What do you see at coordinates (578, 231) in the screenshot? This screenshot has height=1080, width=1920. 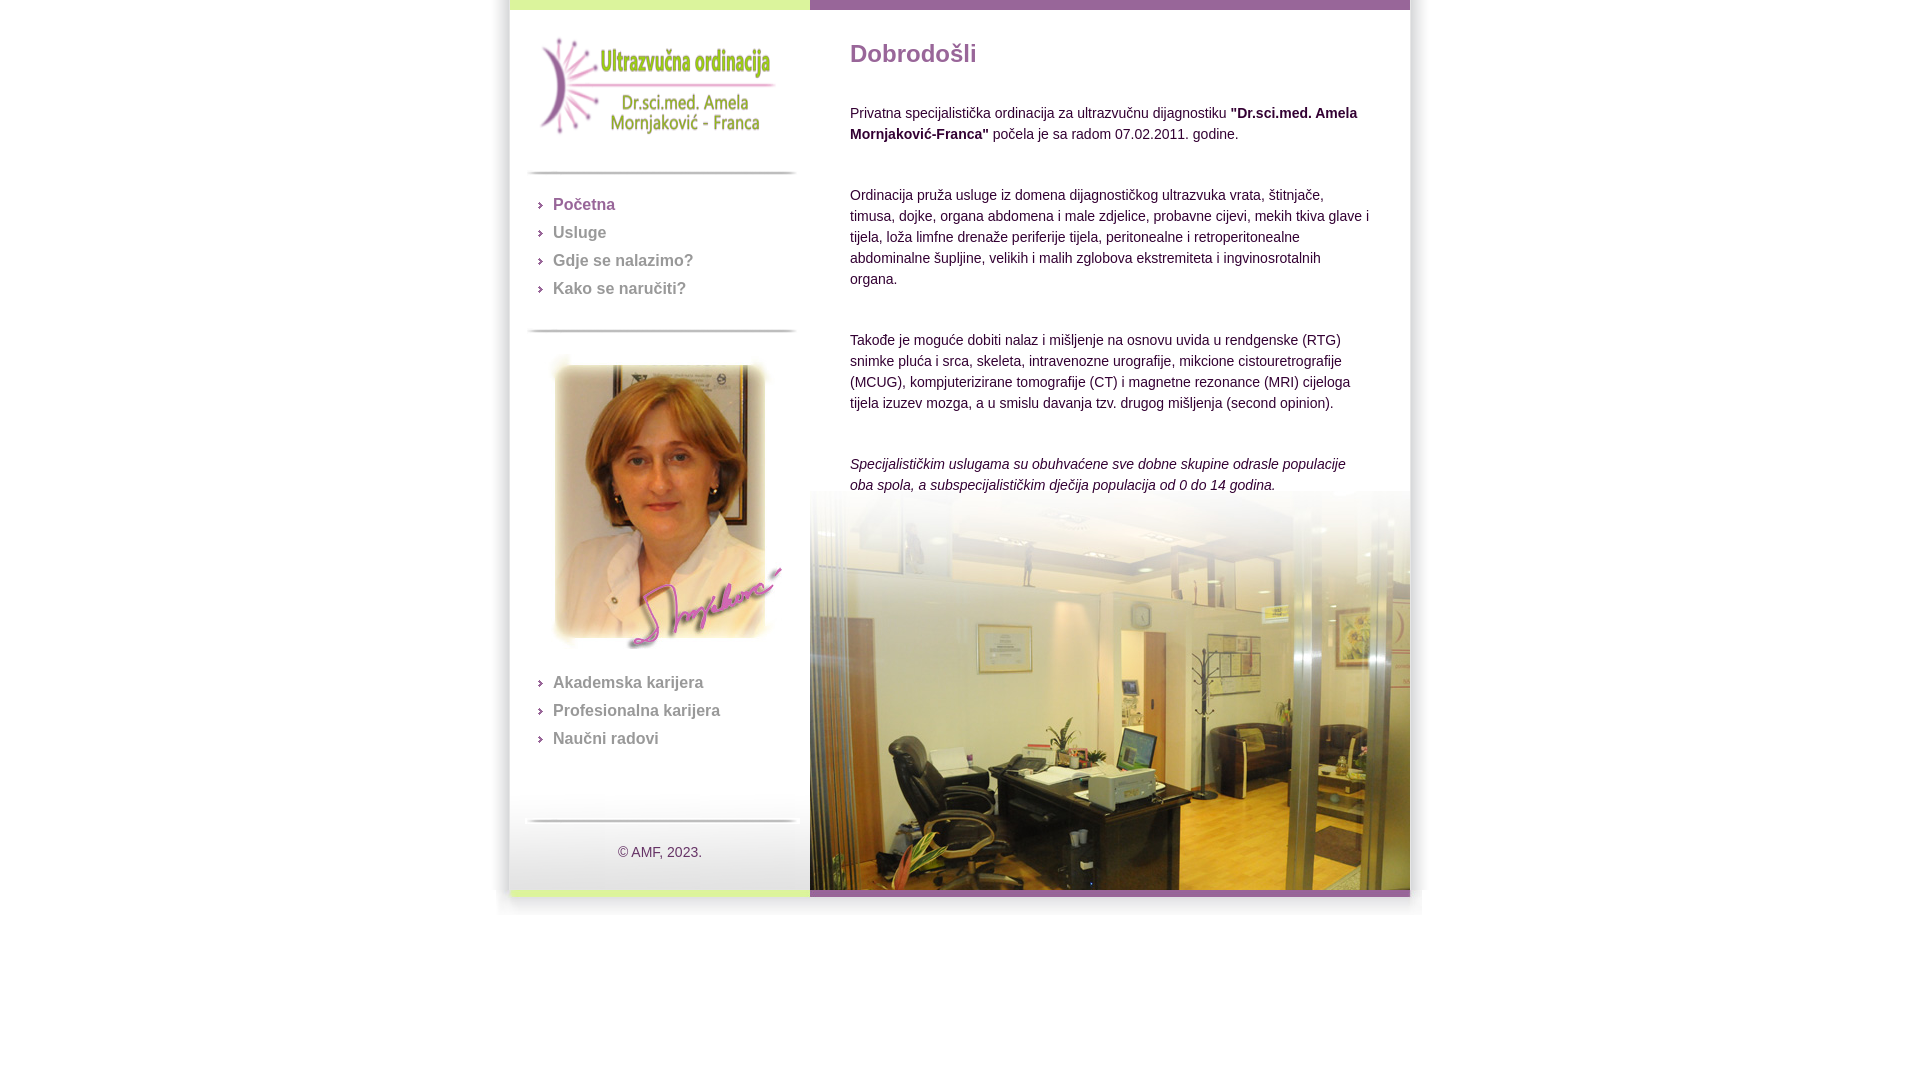 I see `'Usluge'` at bounding box center [578, 231].